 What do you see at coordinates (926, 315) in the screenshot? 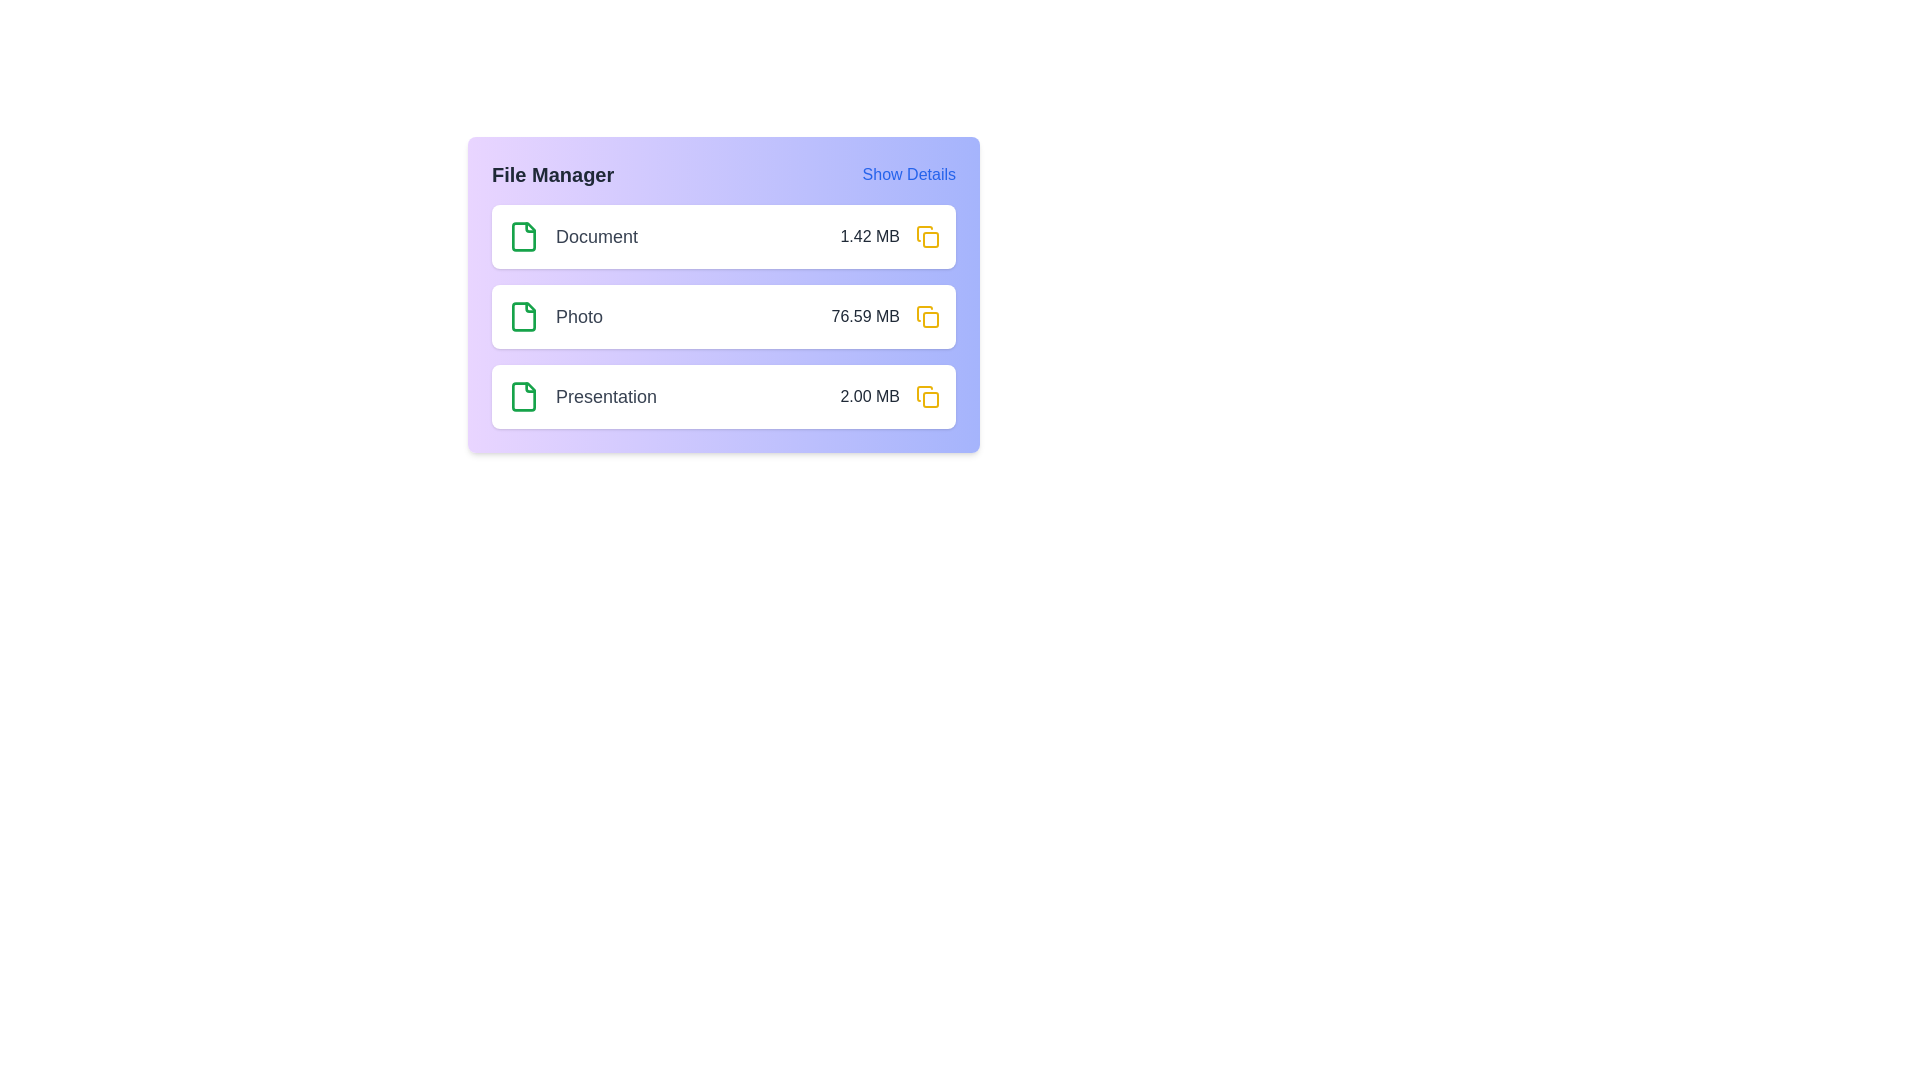
I see `the icon button located in the second row of the 'File Manager' panel, to the right of the text 'Photo' and the file size '76.59 MB', to copy the corresponding information` at bounding box center [926, 315].